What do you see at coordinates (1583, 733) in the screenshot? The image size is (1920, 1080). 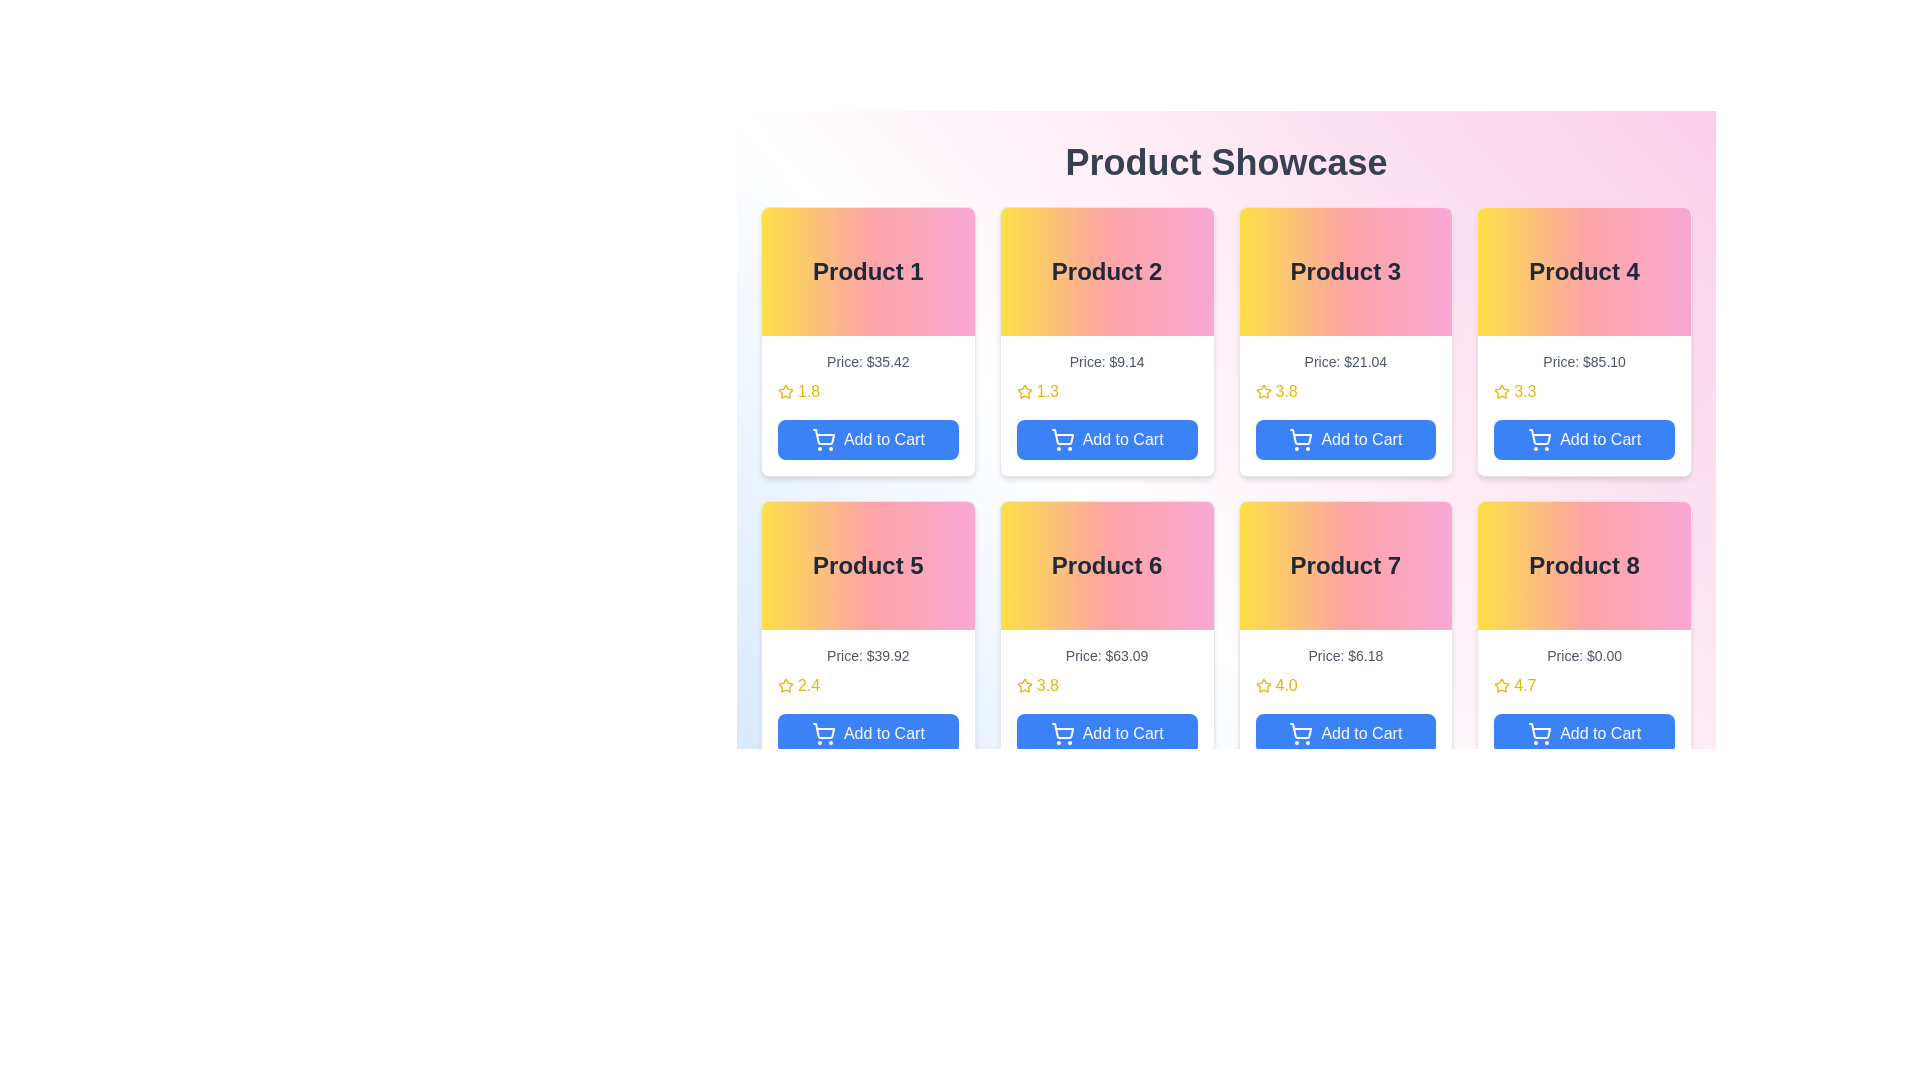 I see `the 'Add to Cart' button located below the star rating '4.7', which is the eighth instance of this button in the visible grid layout` at bounding box center [1583, 733].